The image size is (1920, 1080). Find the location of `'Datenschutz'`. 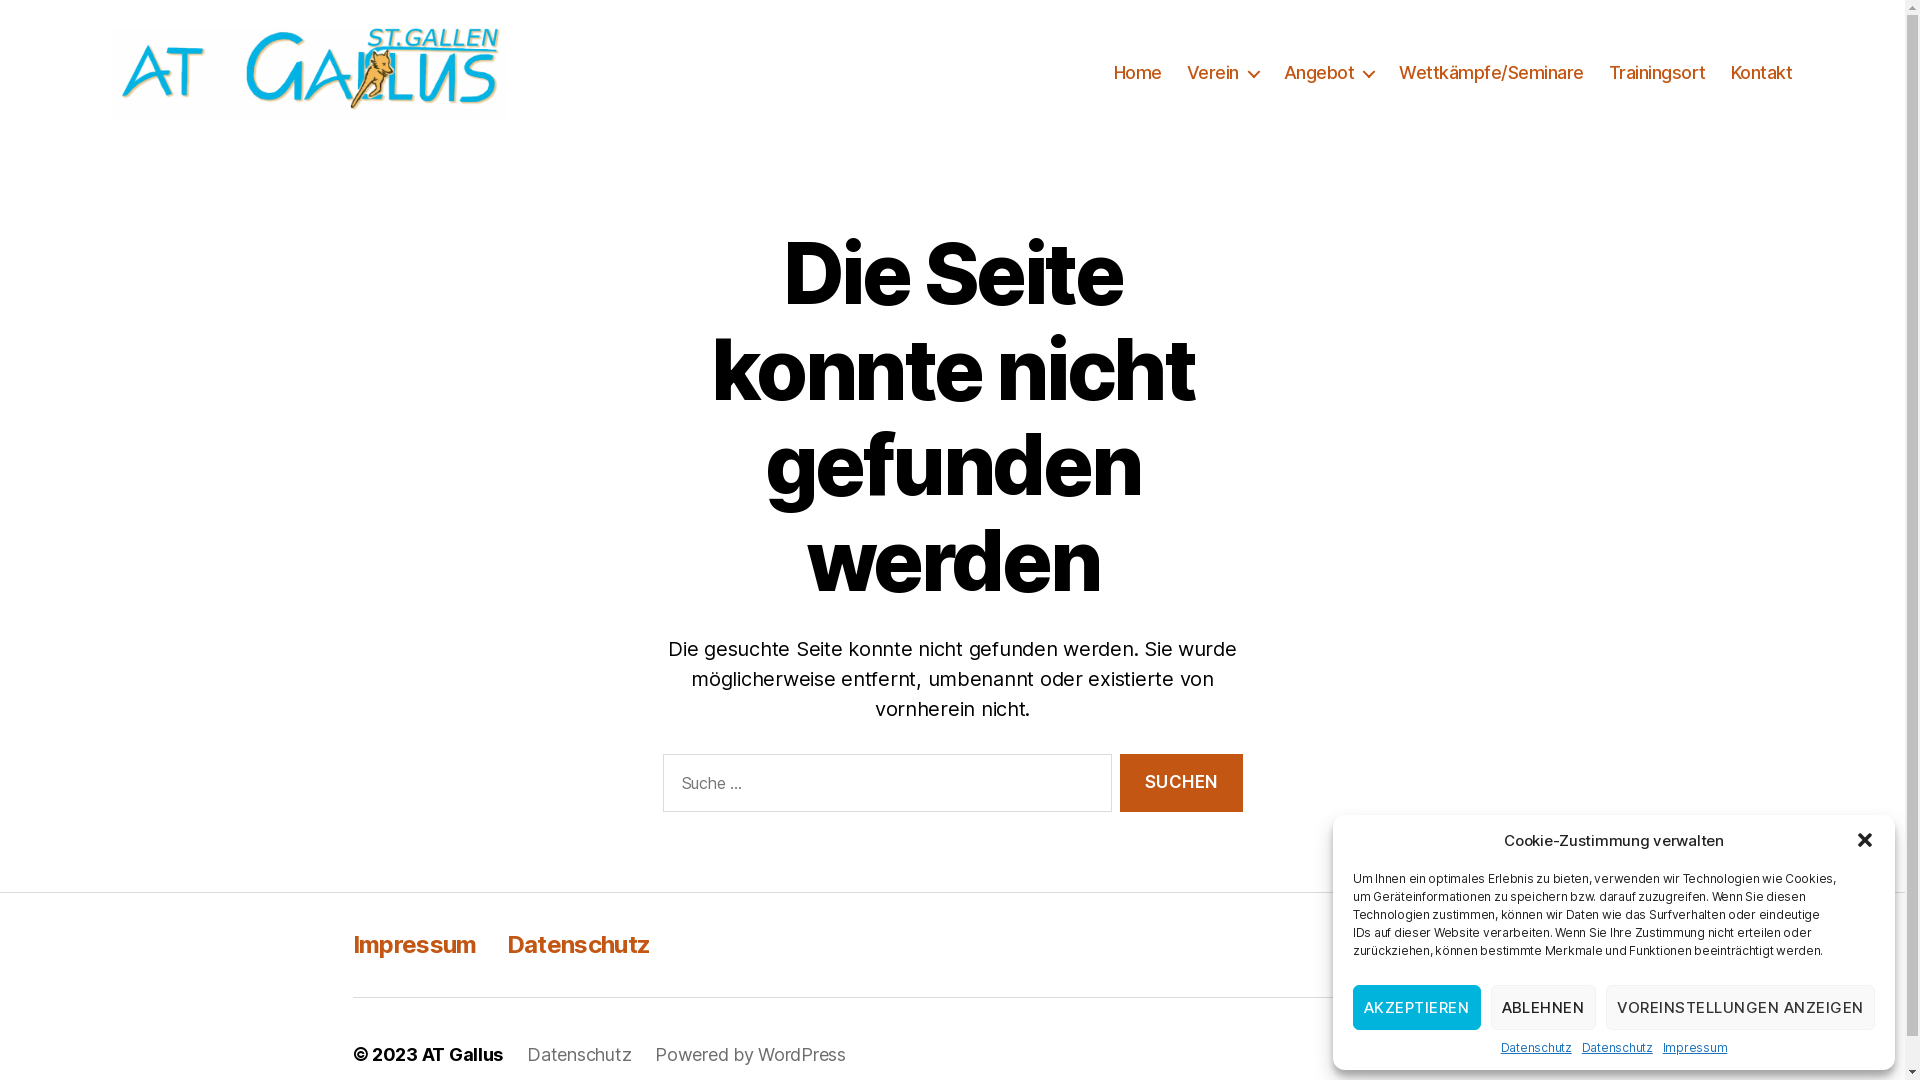

'Datenschutz' is located at coordinates (578, 1053).